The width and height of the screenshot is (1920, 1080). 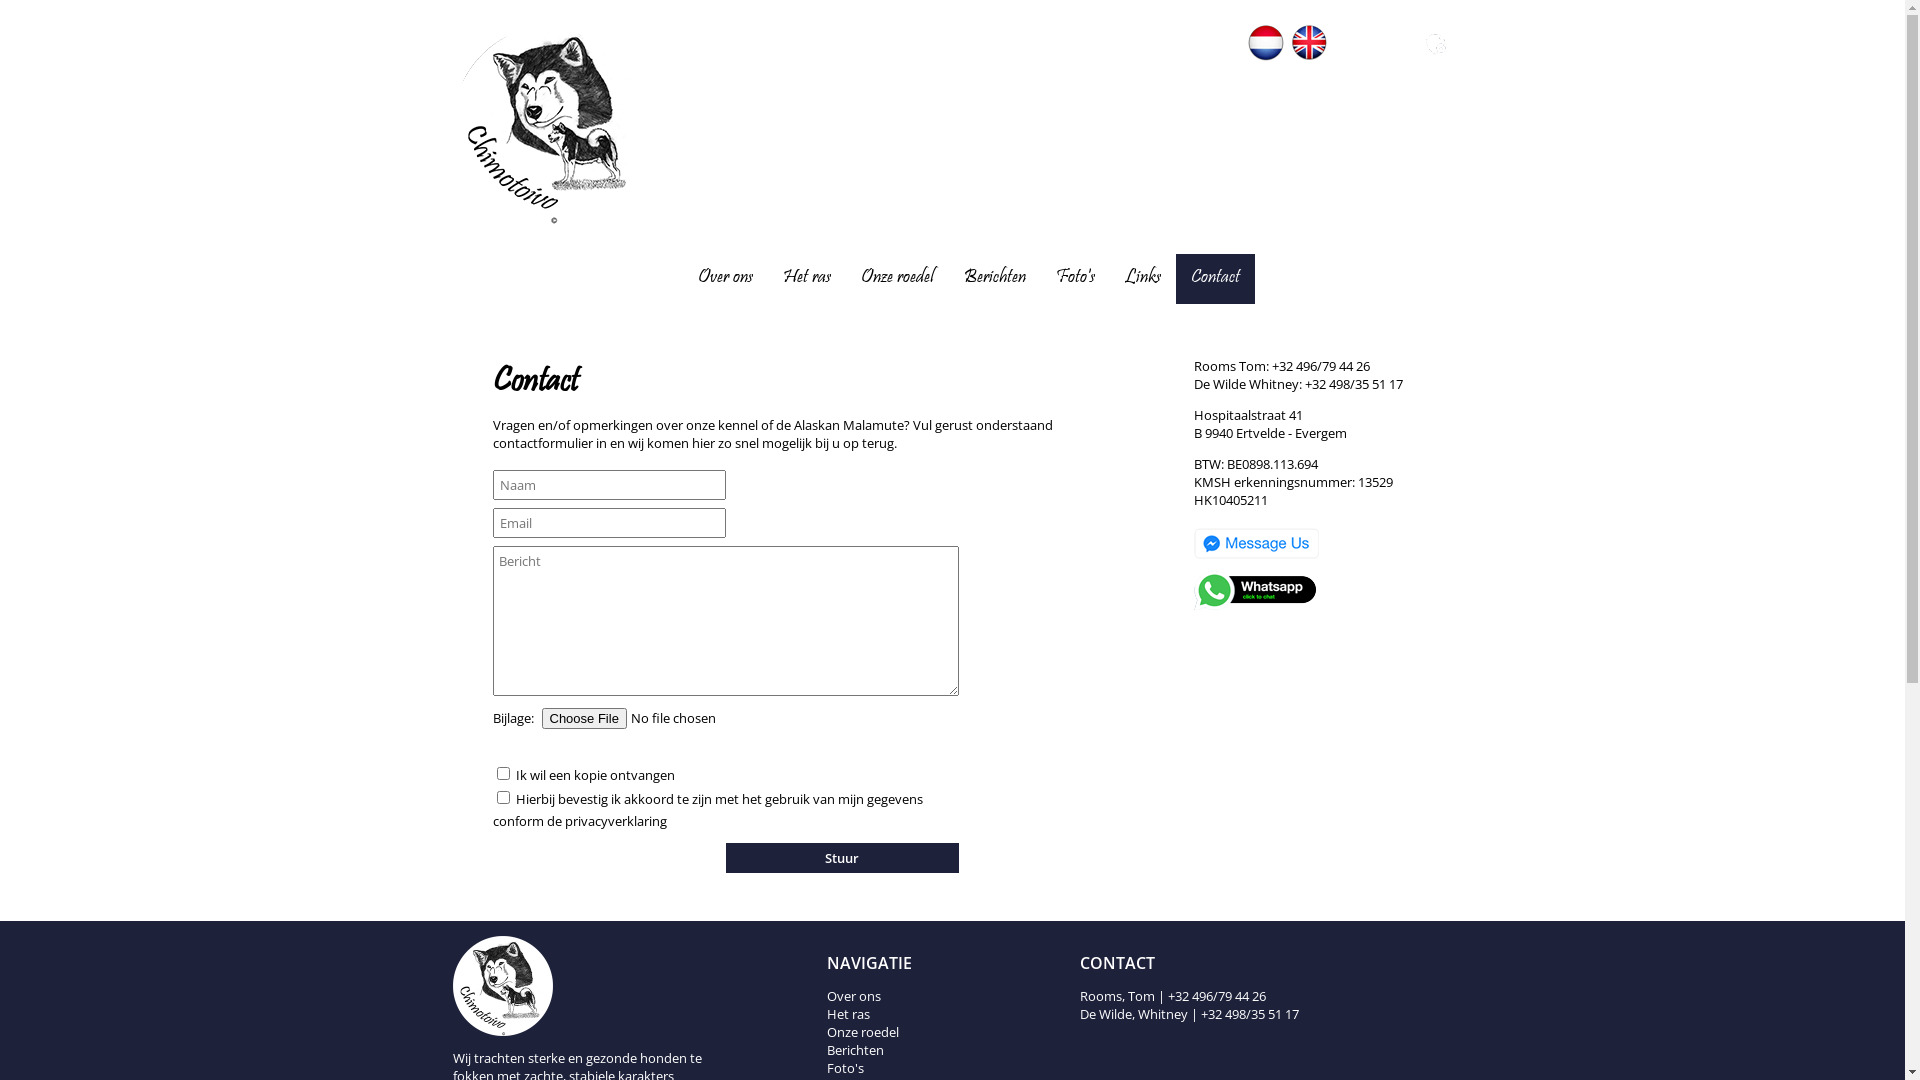 What do you see at coordinates (1291, 55) in the screenshot?
I see `'View Chimotoivo in English'` at bounding box center [1291, 55].